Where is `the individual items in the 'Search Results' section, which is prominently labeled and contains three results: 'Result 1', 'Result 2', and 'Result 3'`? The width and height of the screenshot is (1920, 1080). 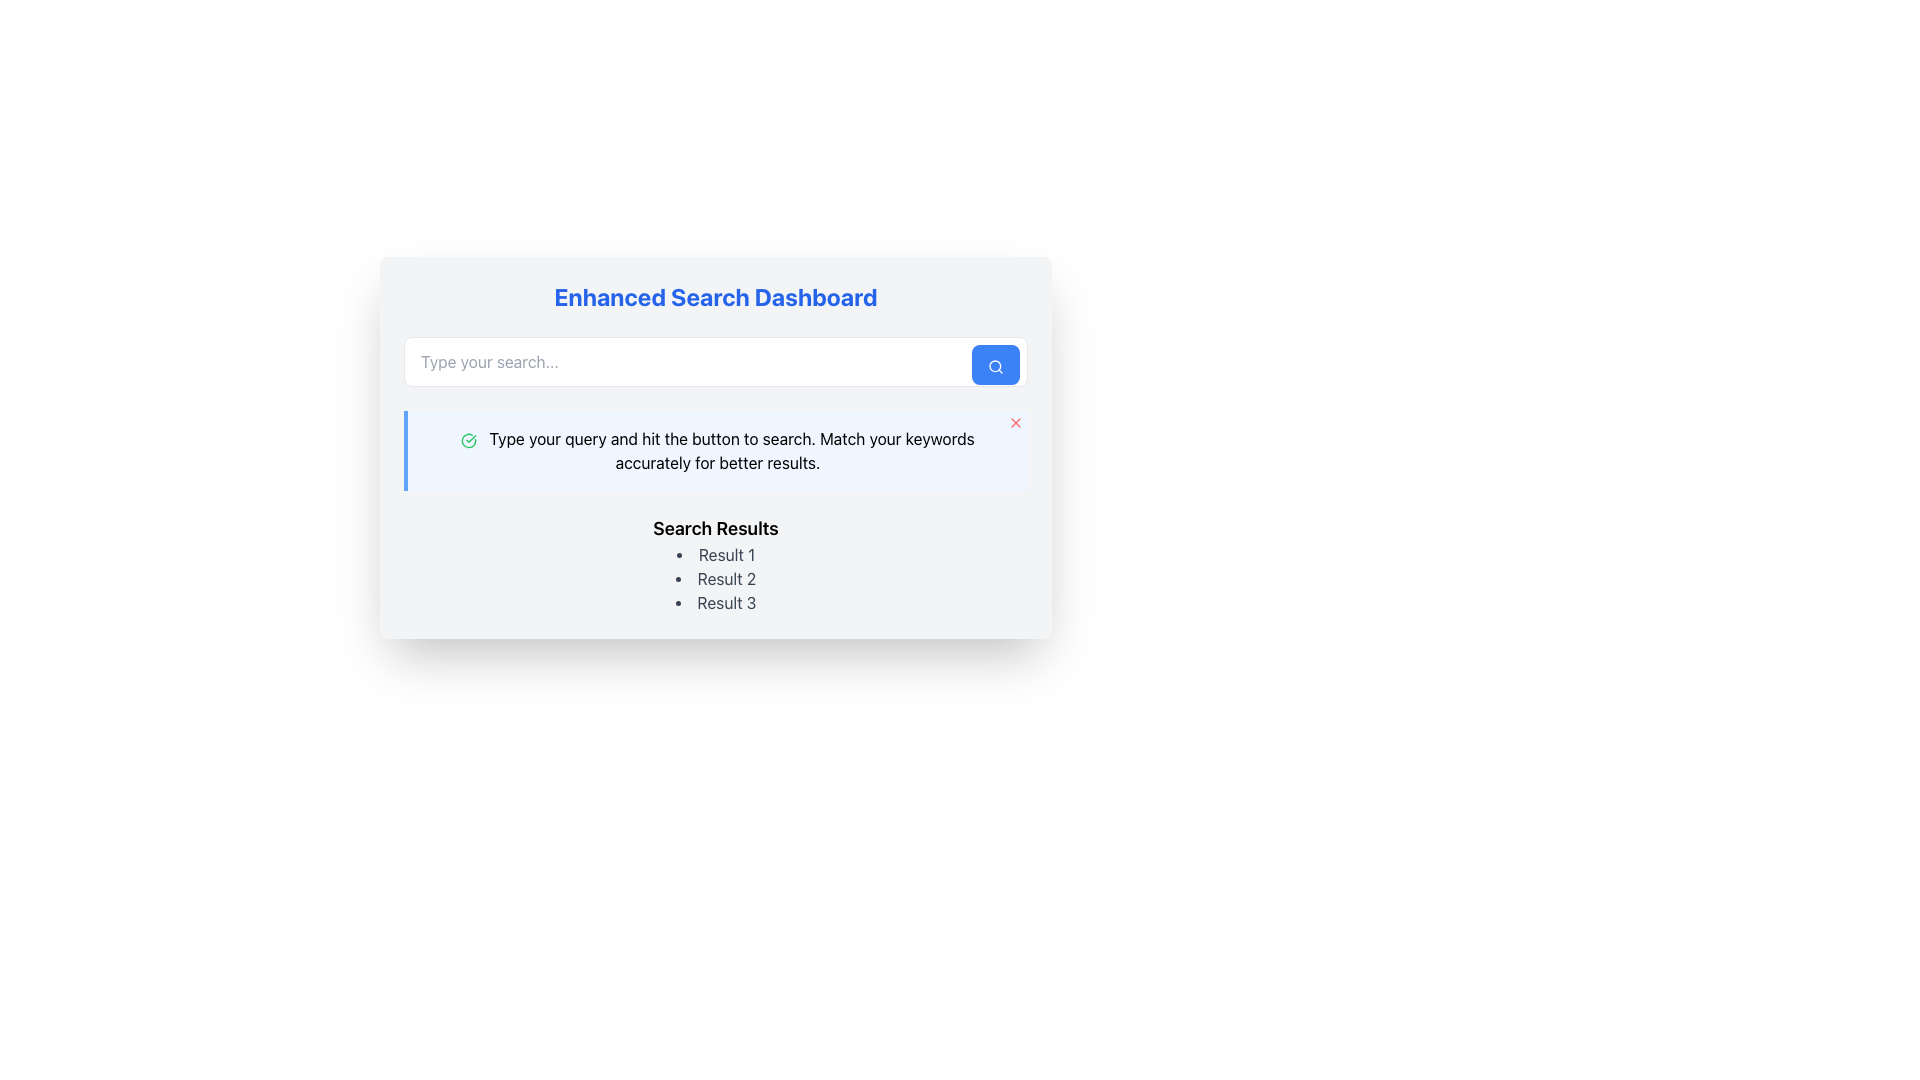 the individual items in the 'Search Results' section, which is prominently labeled and contains three results: 'Result 1', 'Result 2', and 'Result 3' is located at coordinates (715, 564).